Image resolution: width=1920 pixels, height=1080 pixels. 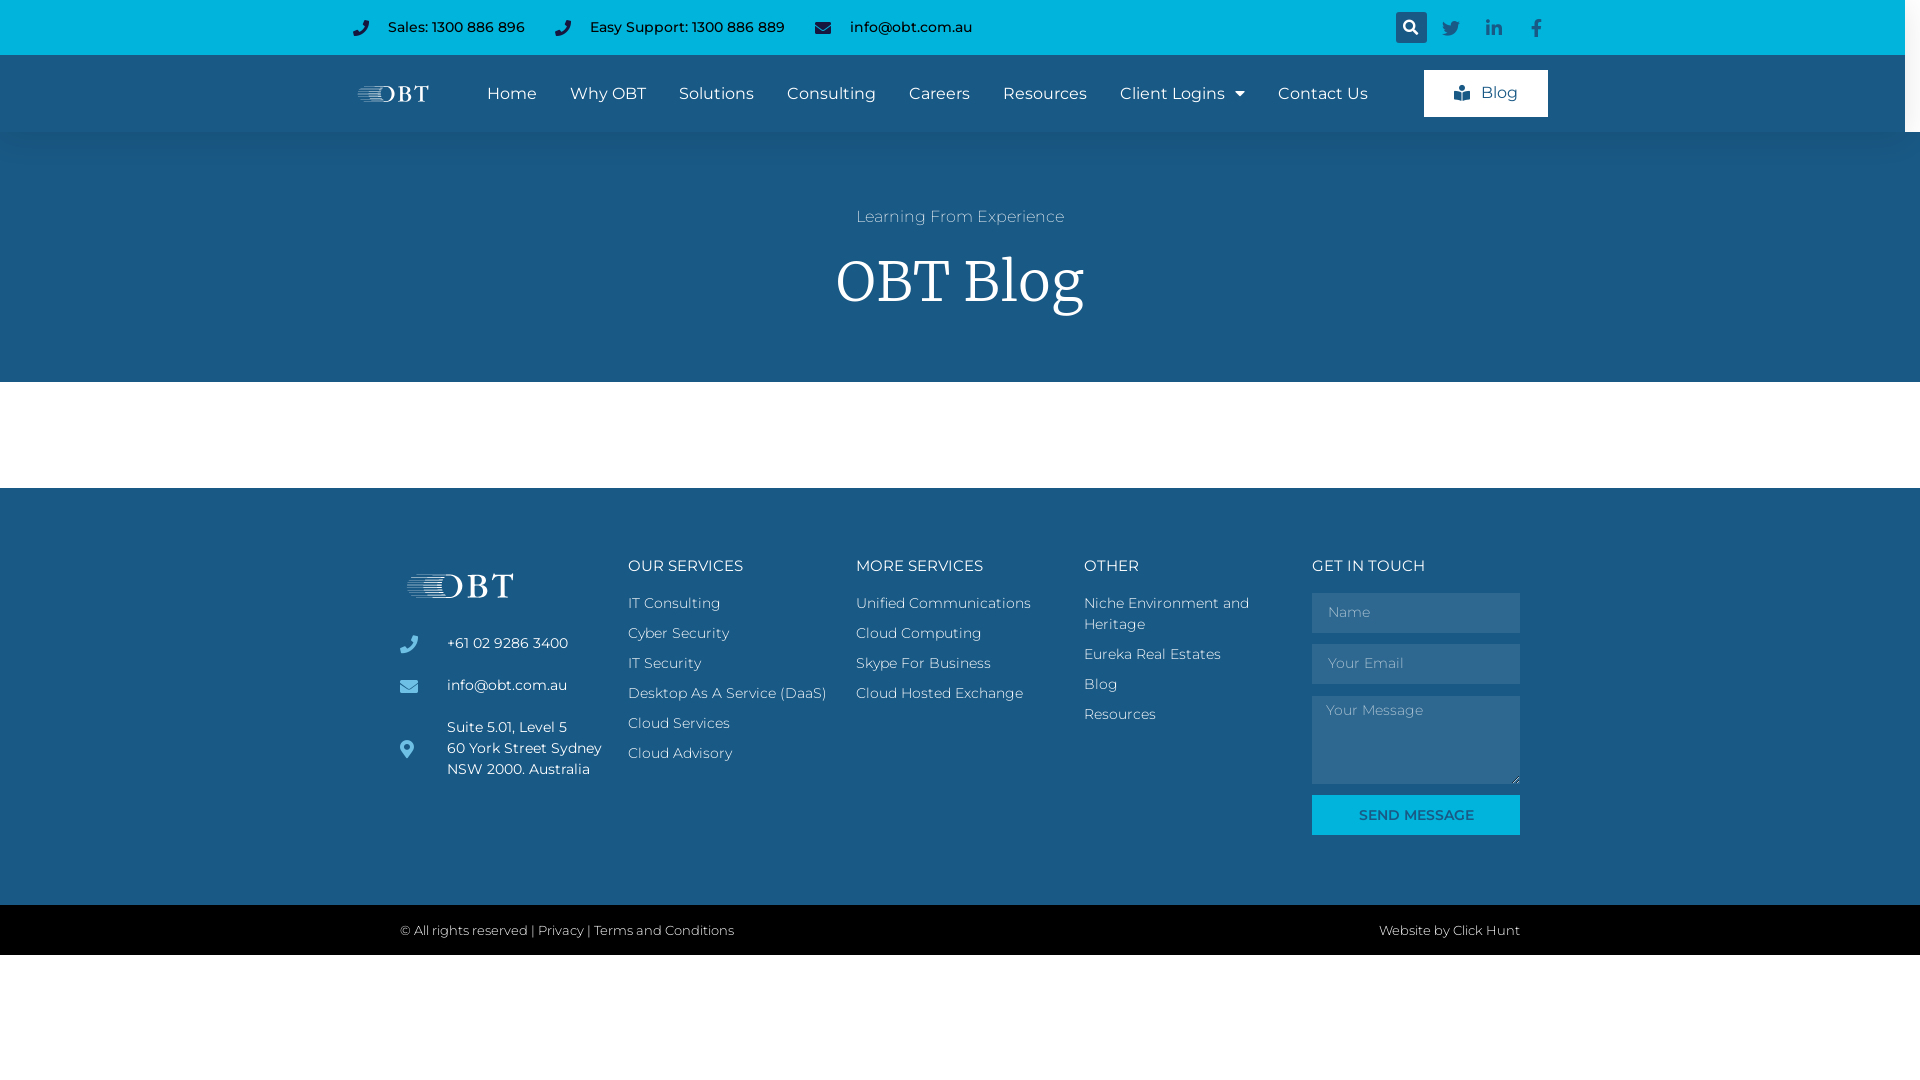 I want to click on 'Cyber Security', so click(x=730, y=633).